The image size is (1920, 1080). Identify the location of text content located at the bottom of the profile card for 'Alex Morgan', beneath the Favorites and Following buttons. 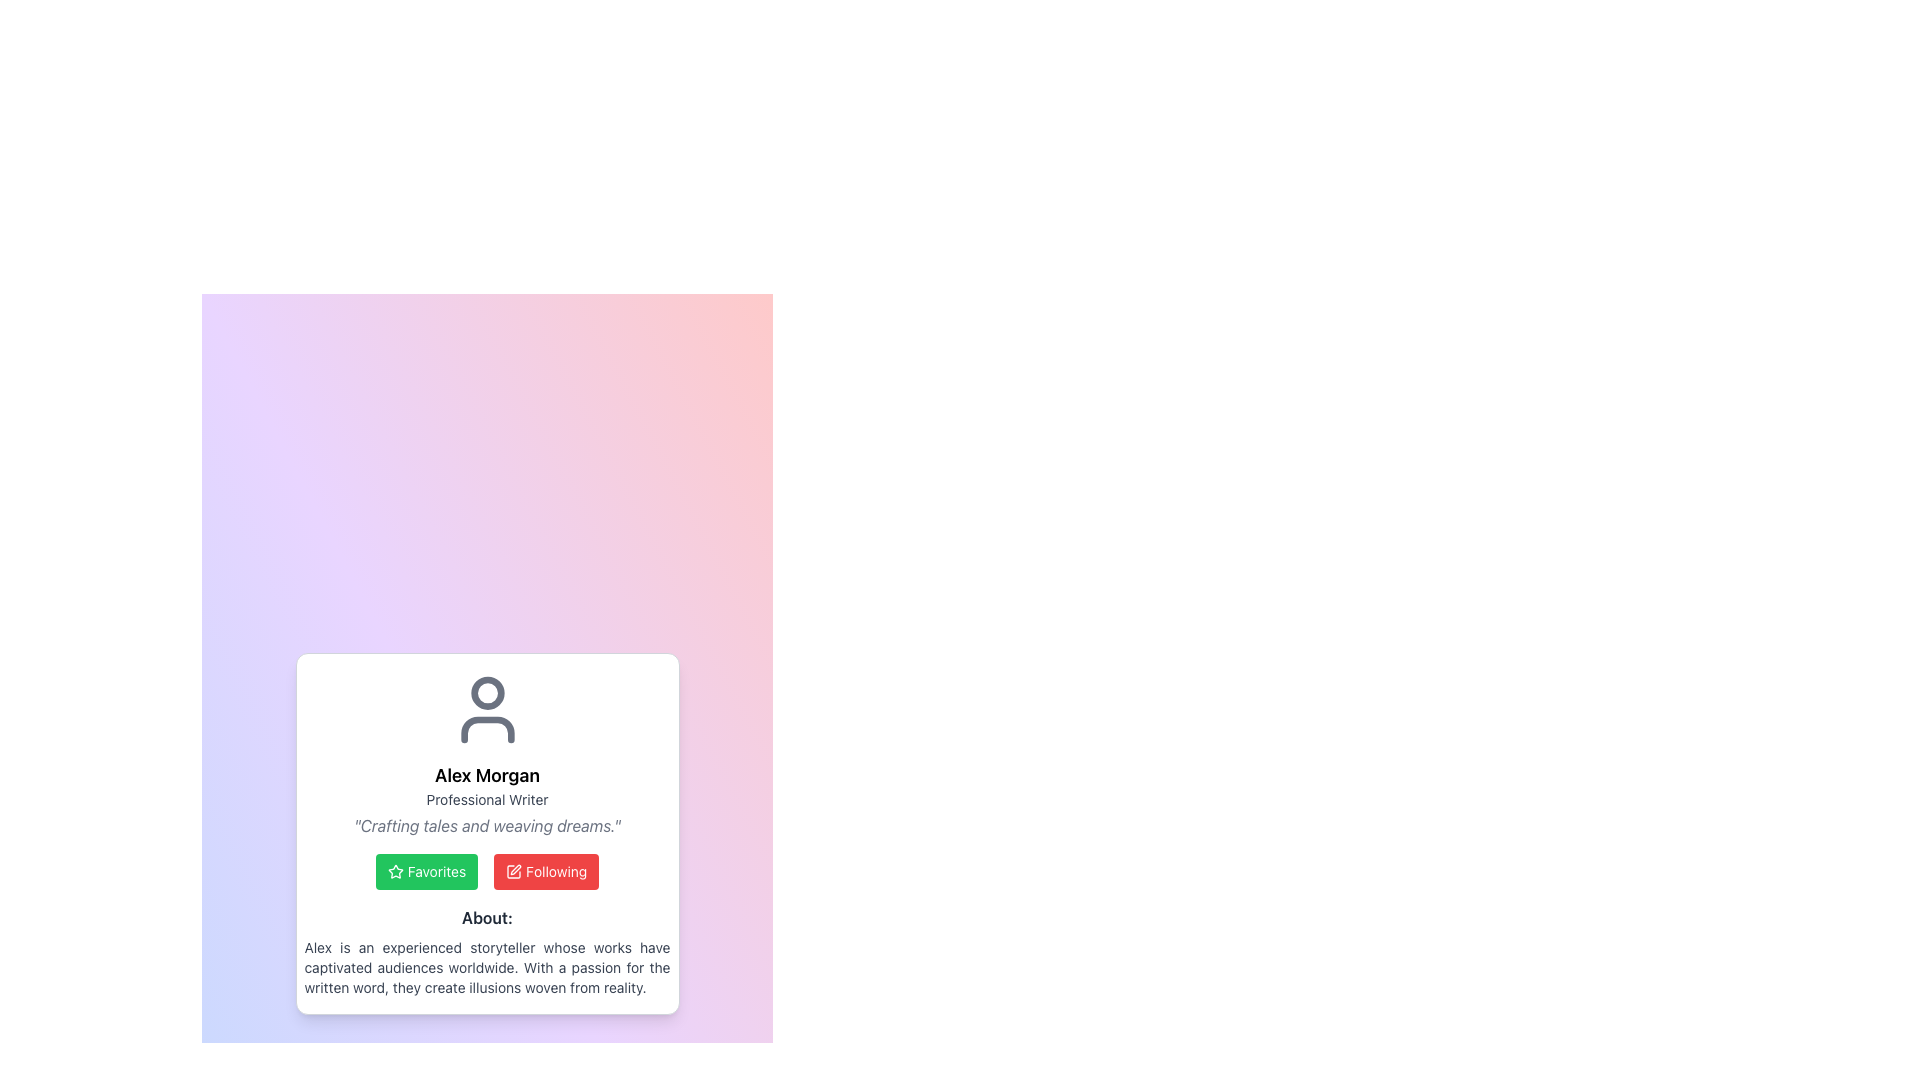
(487, 951).